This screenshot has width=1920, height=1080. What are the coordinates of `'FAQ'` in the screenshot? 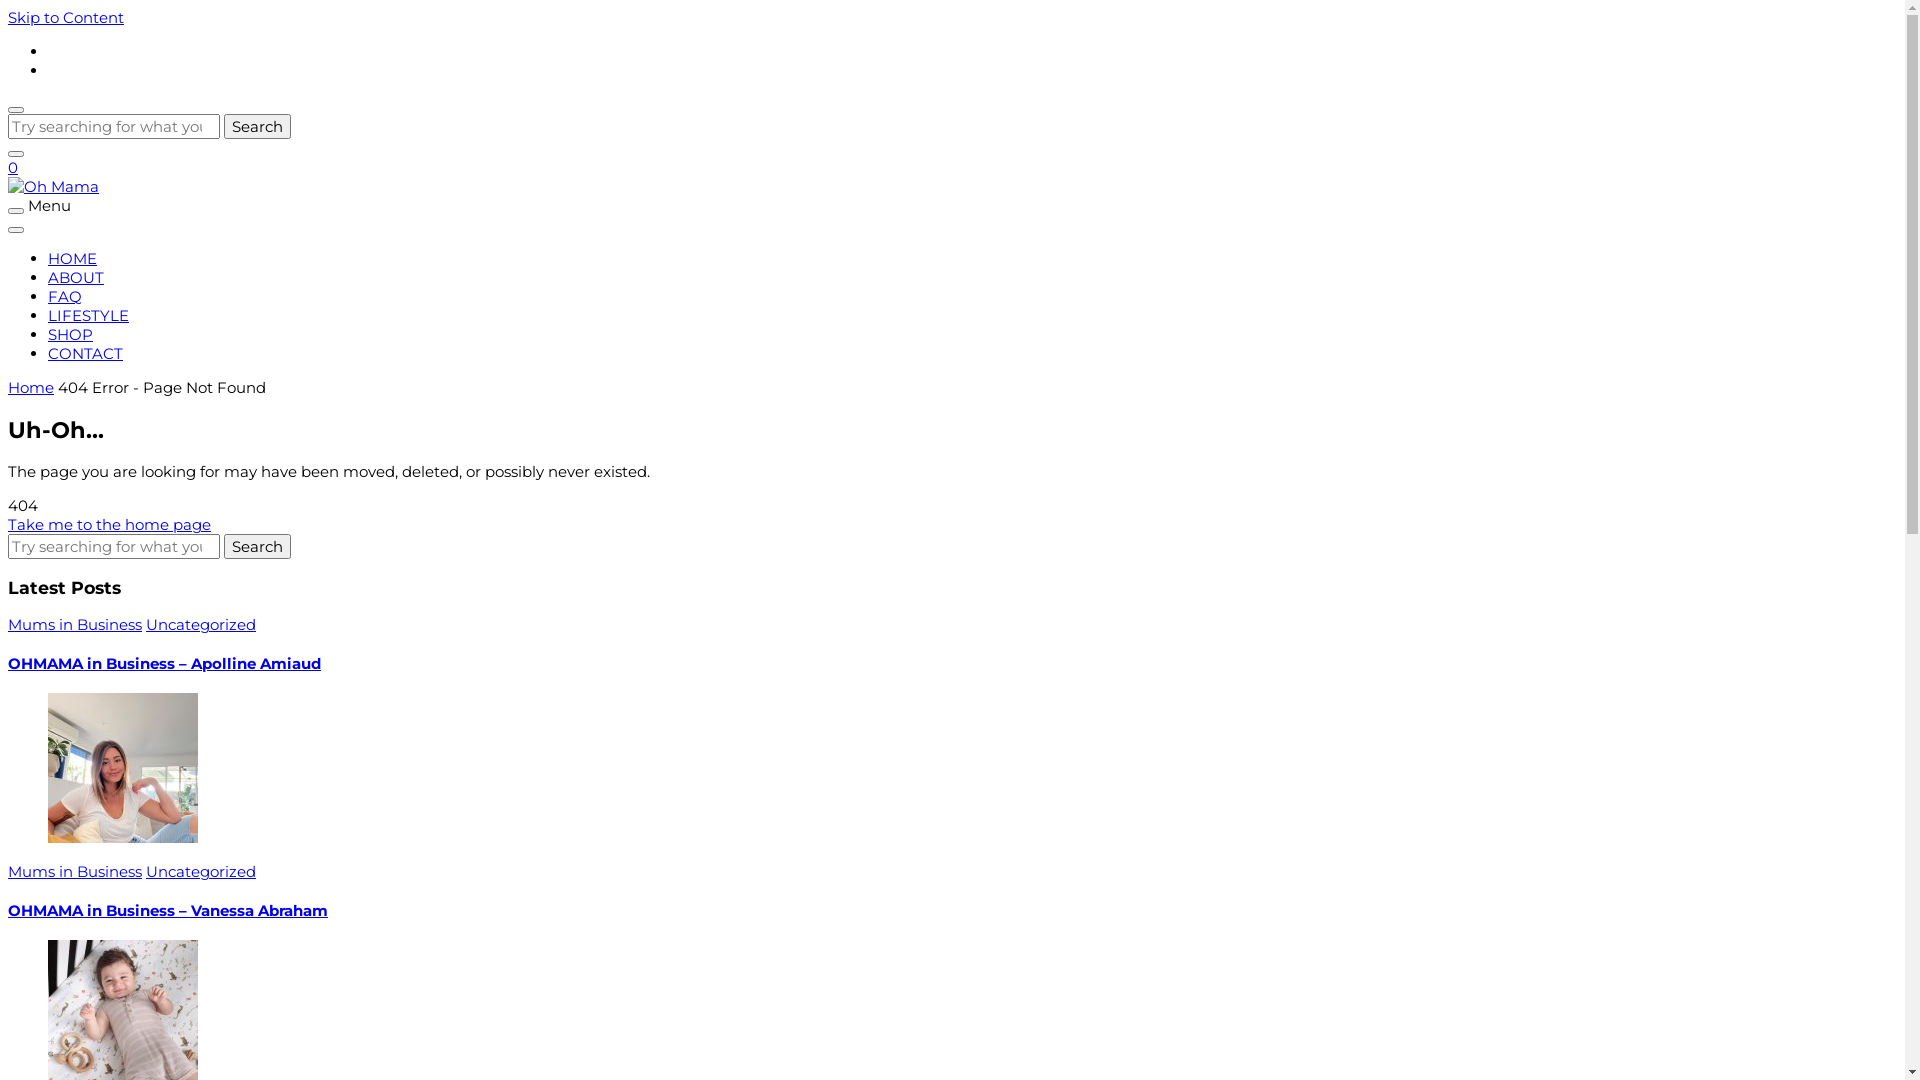 It's located at (65, 296).